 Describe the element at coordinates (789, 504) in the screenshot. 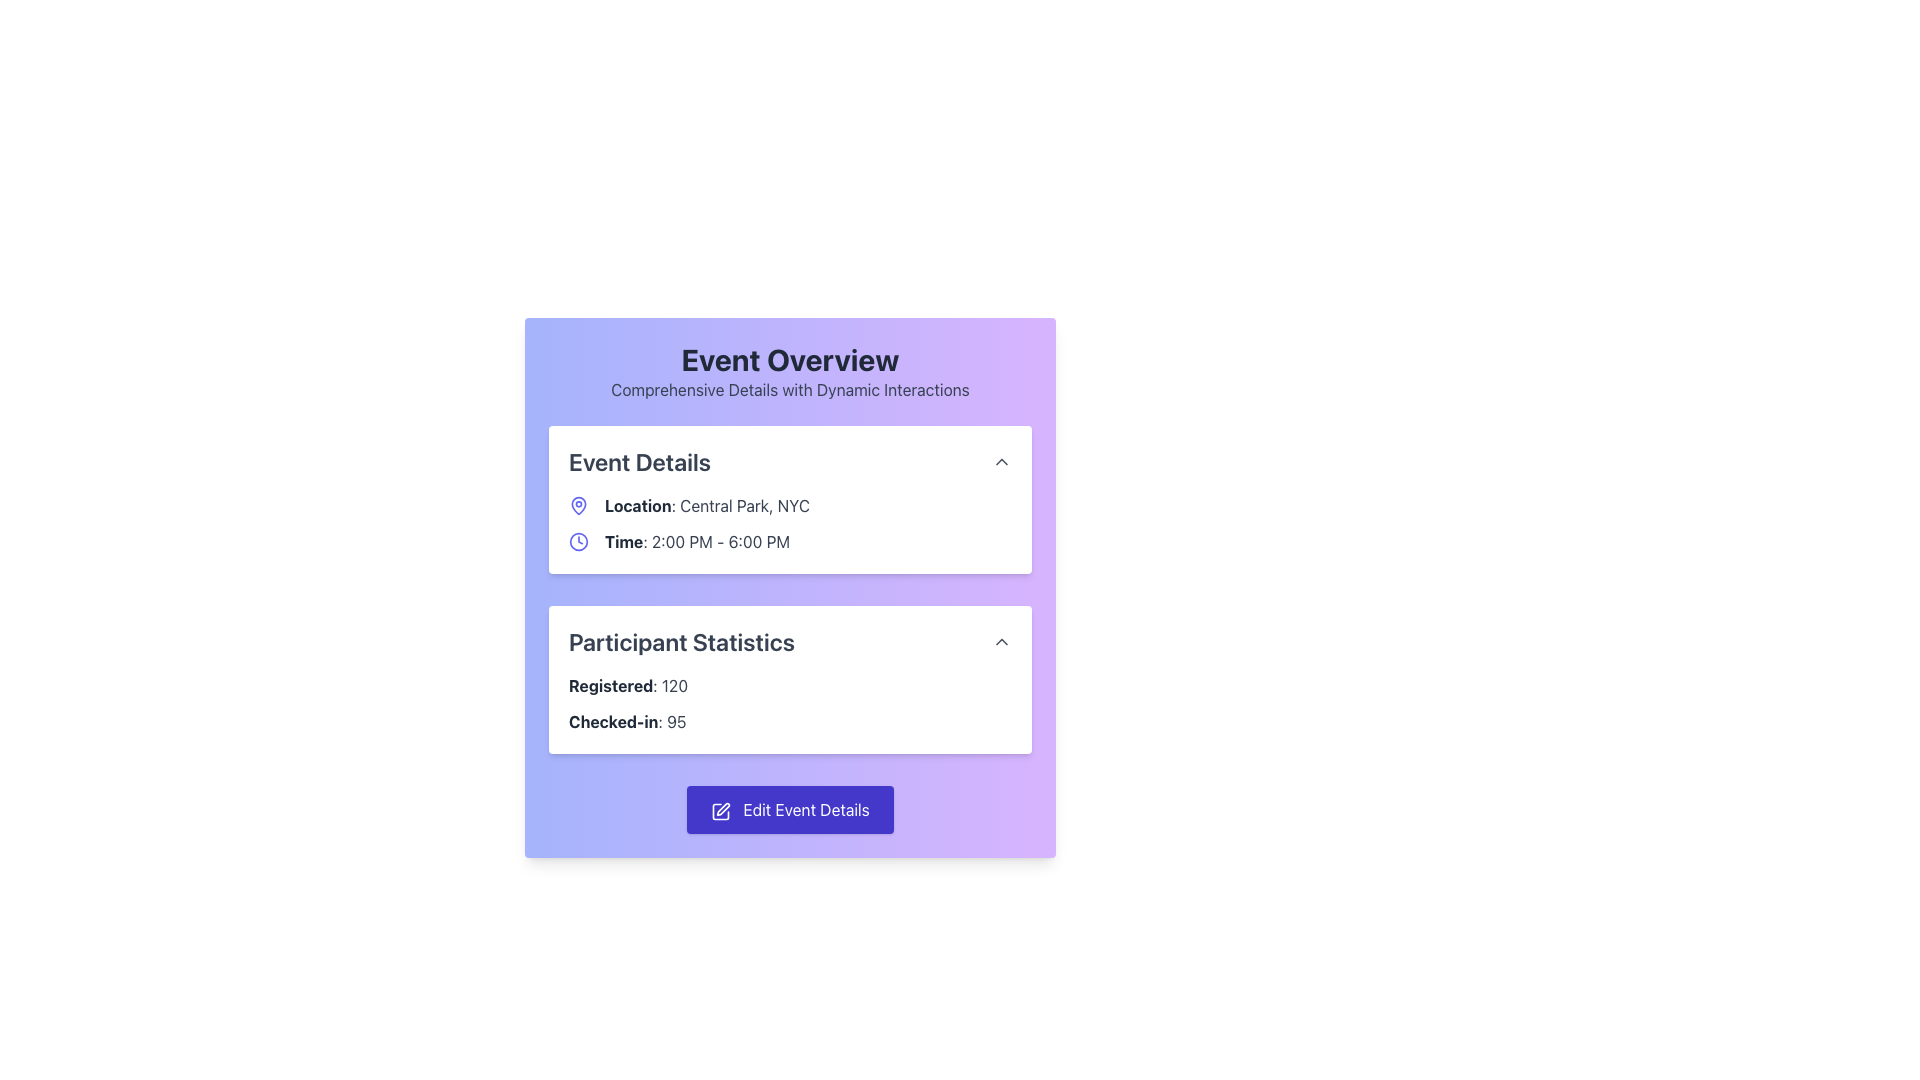

I see `the Text Label with Icon that displays 'Location: Central Park, NYC' in light gray font with a bolded 'Location' label, located in the 'Event Details' section above the 'Time' detail` at that location.